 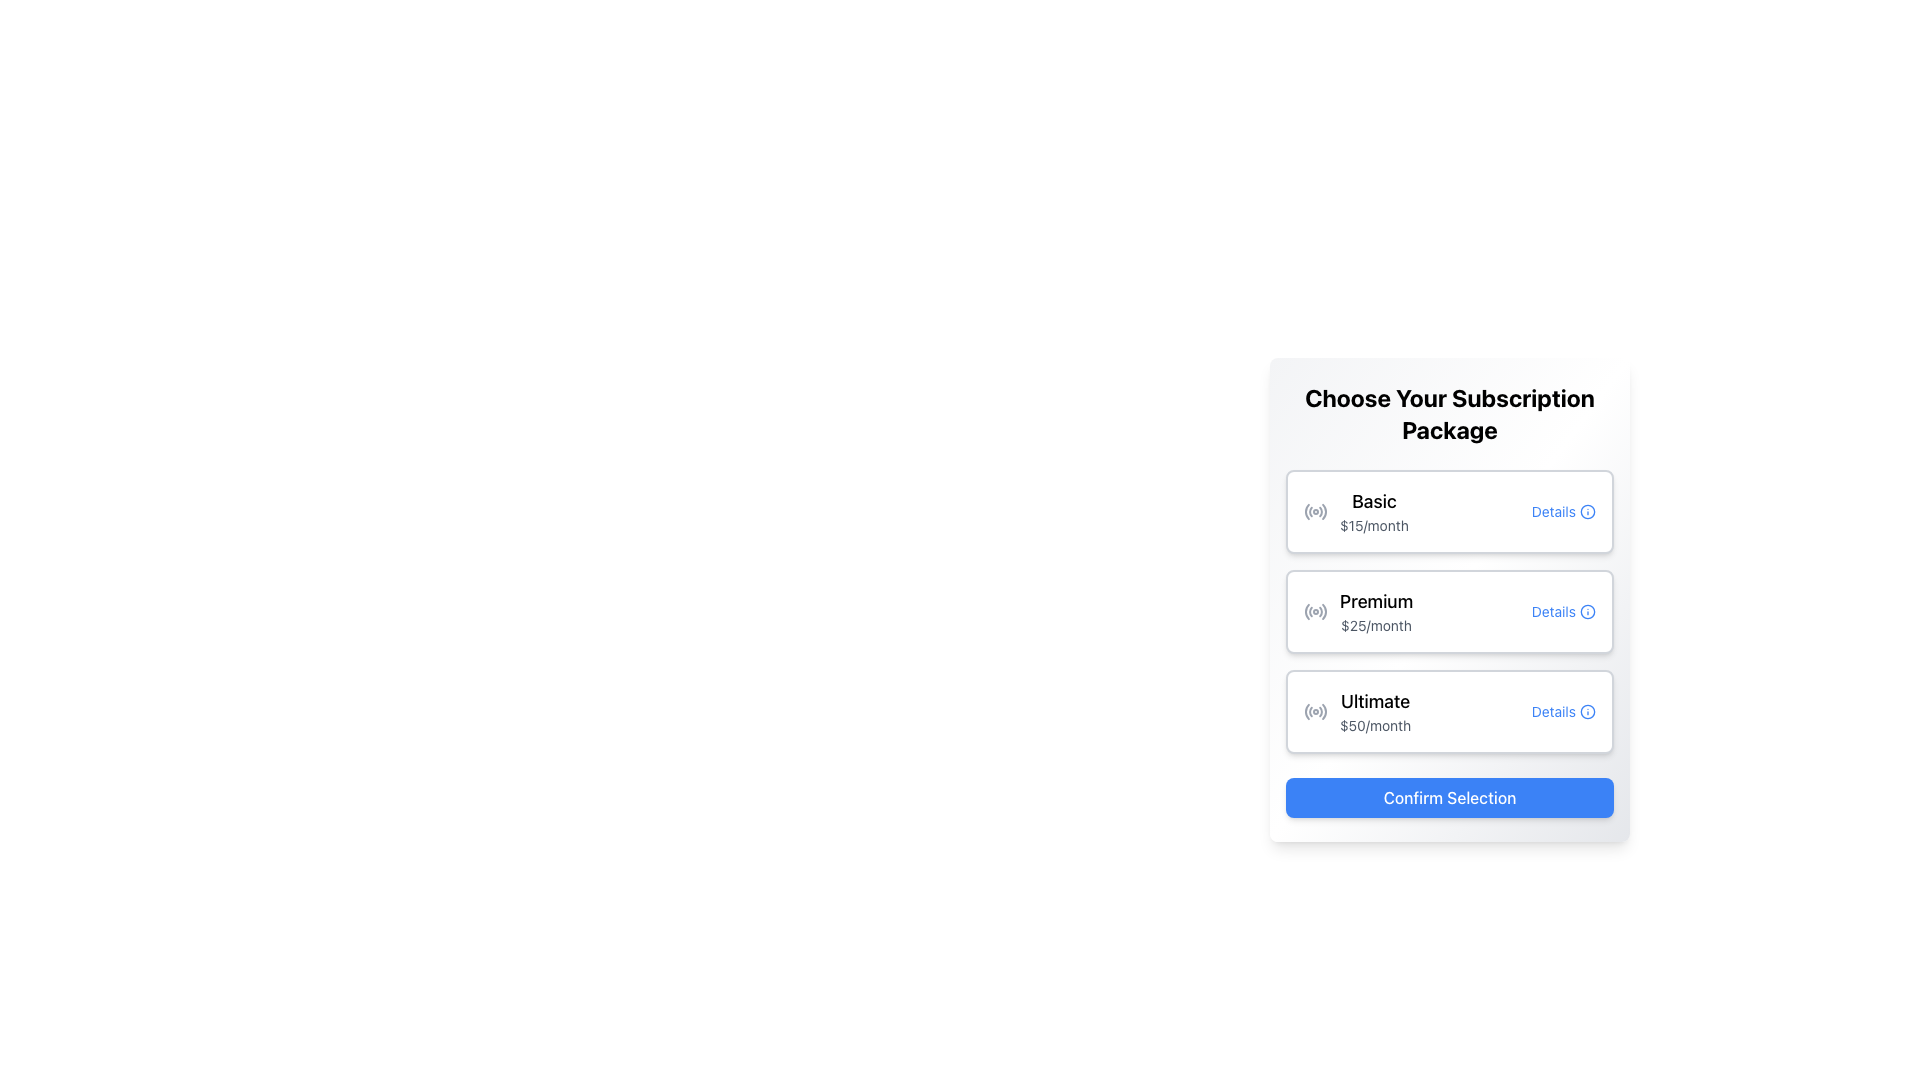 What do you see at coordinates (1587, 711) in the screenshot?
I see `the outer circular ring of the 'Details' icon associated with the 'Ultimate' subscription option` at bounding box center [1587, 711].